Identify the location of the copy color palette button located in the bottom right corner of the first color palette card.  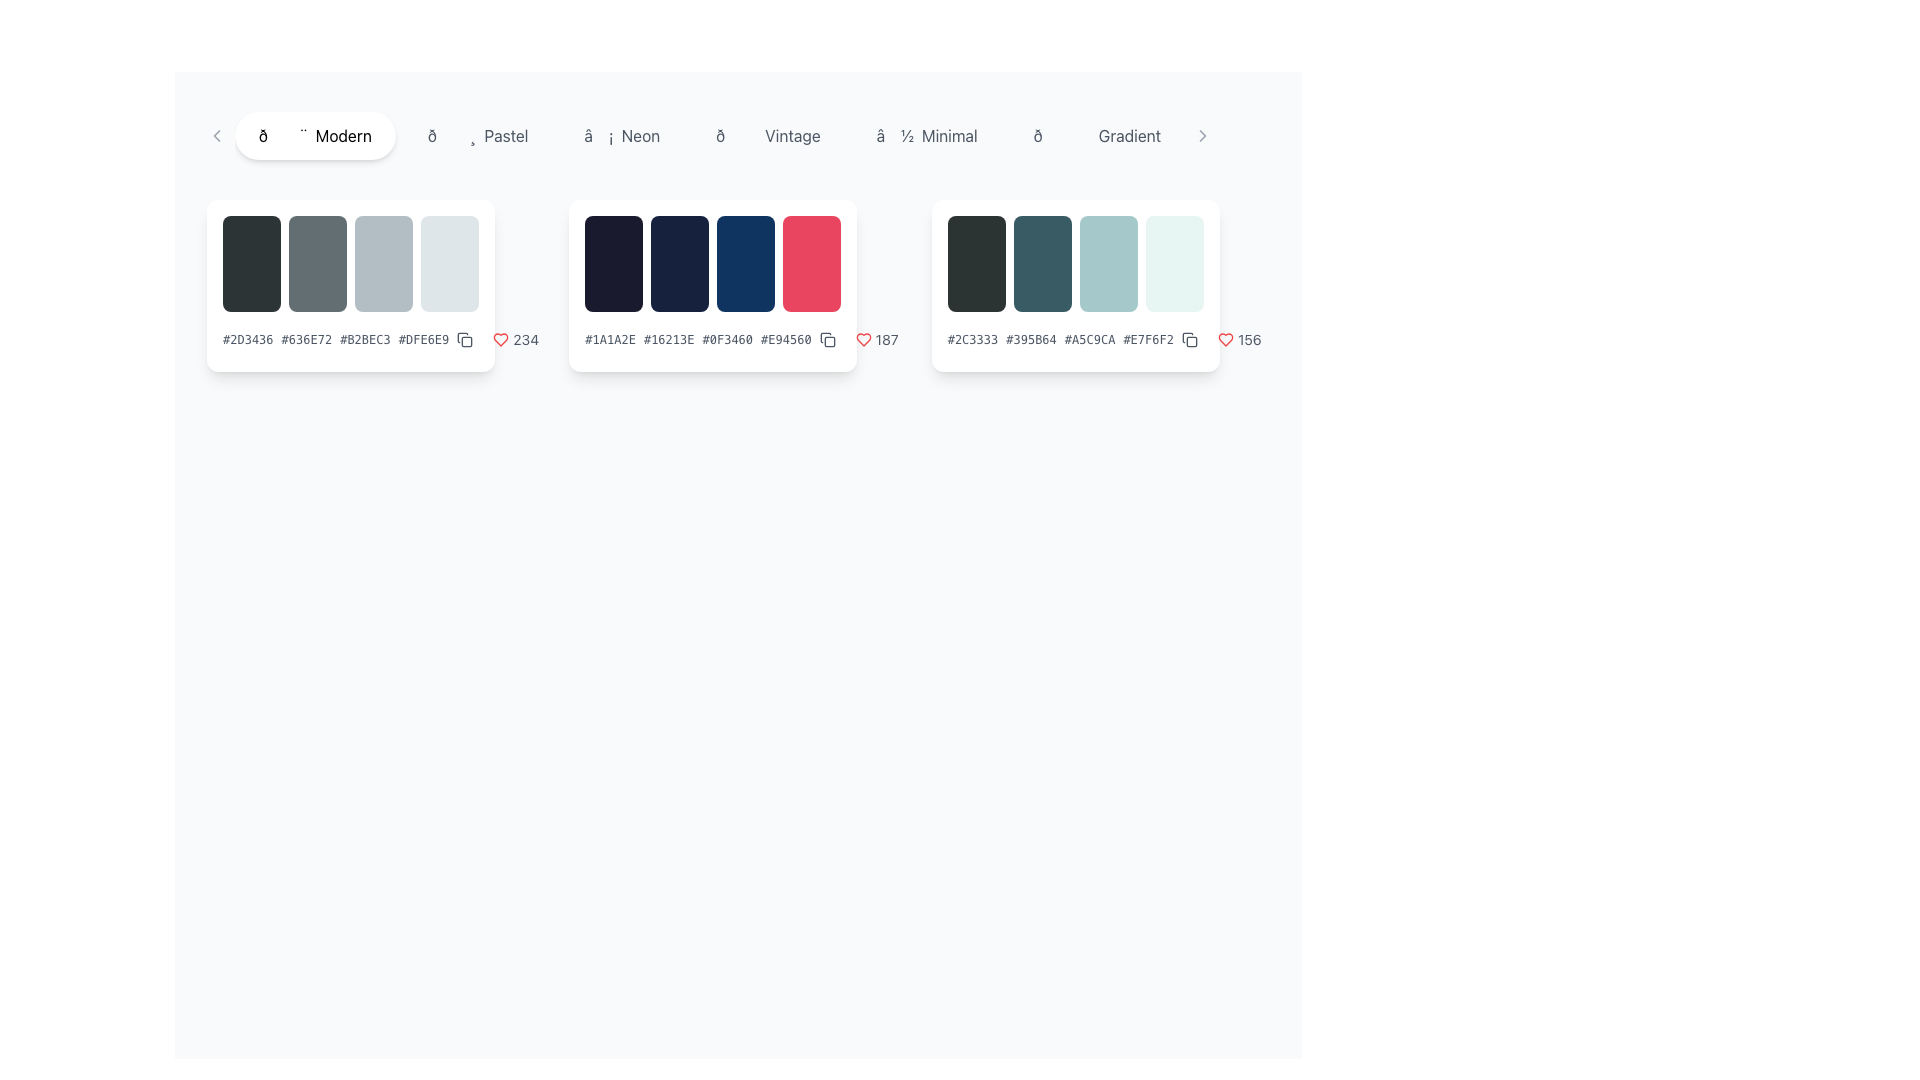
(464, 338).